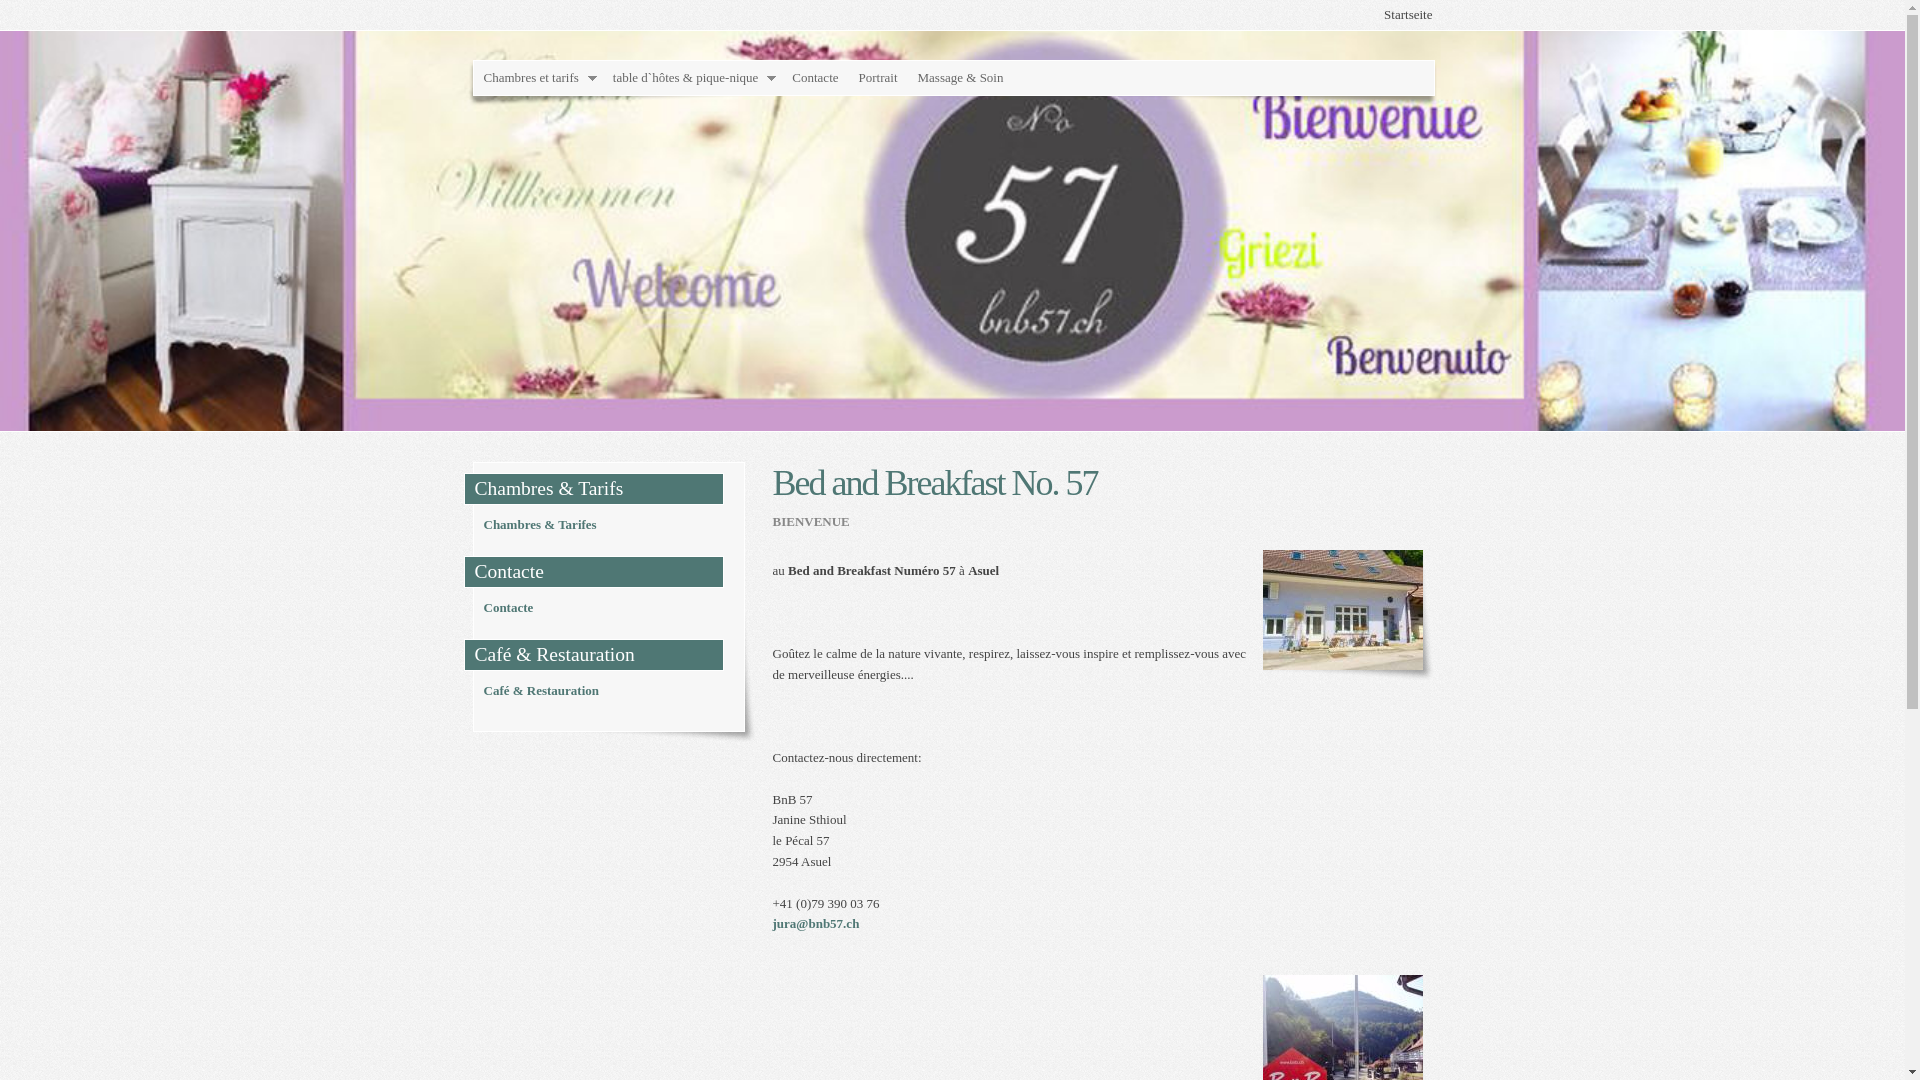 This screenshot has height=1080, width=1920. I want to click on 'Portrait', so click(878, 76).